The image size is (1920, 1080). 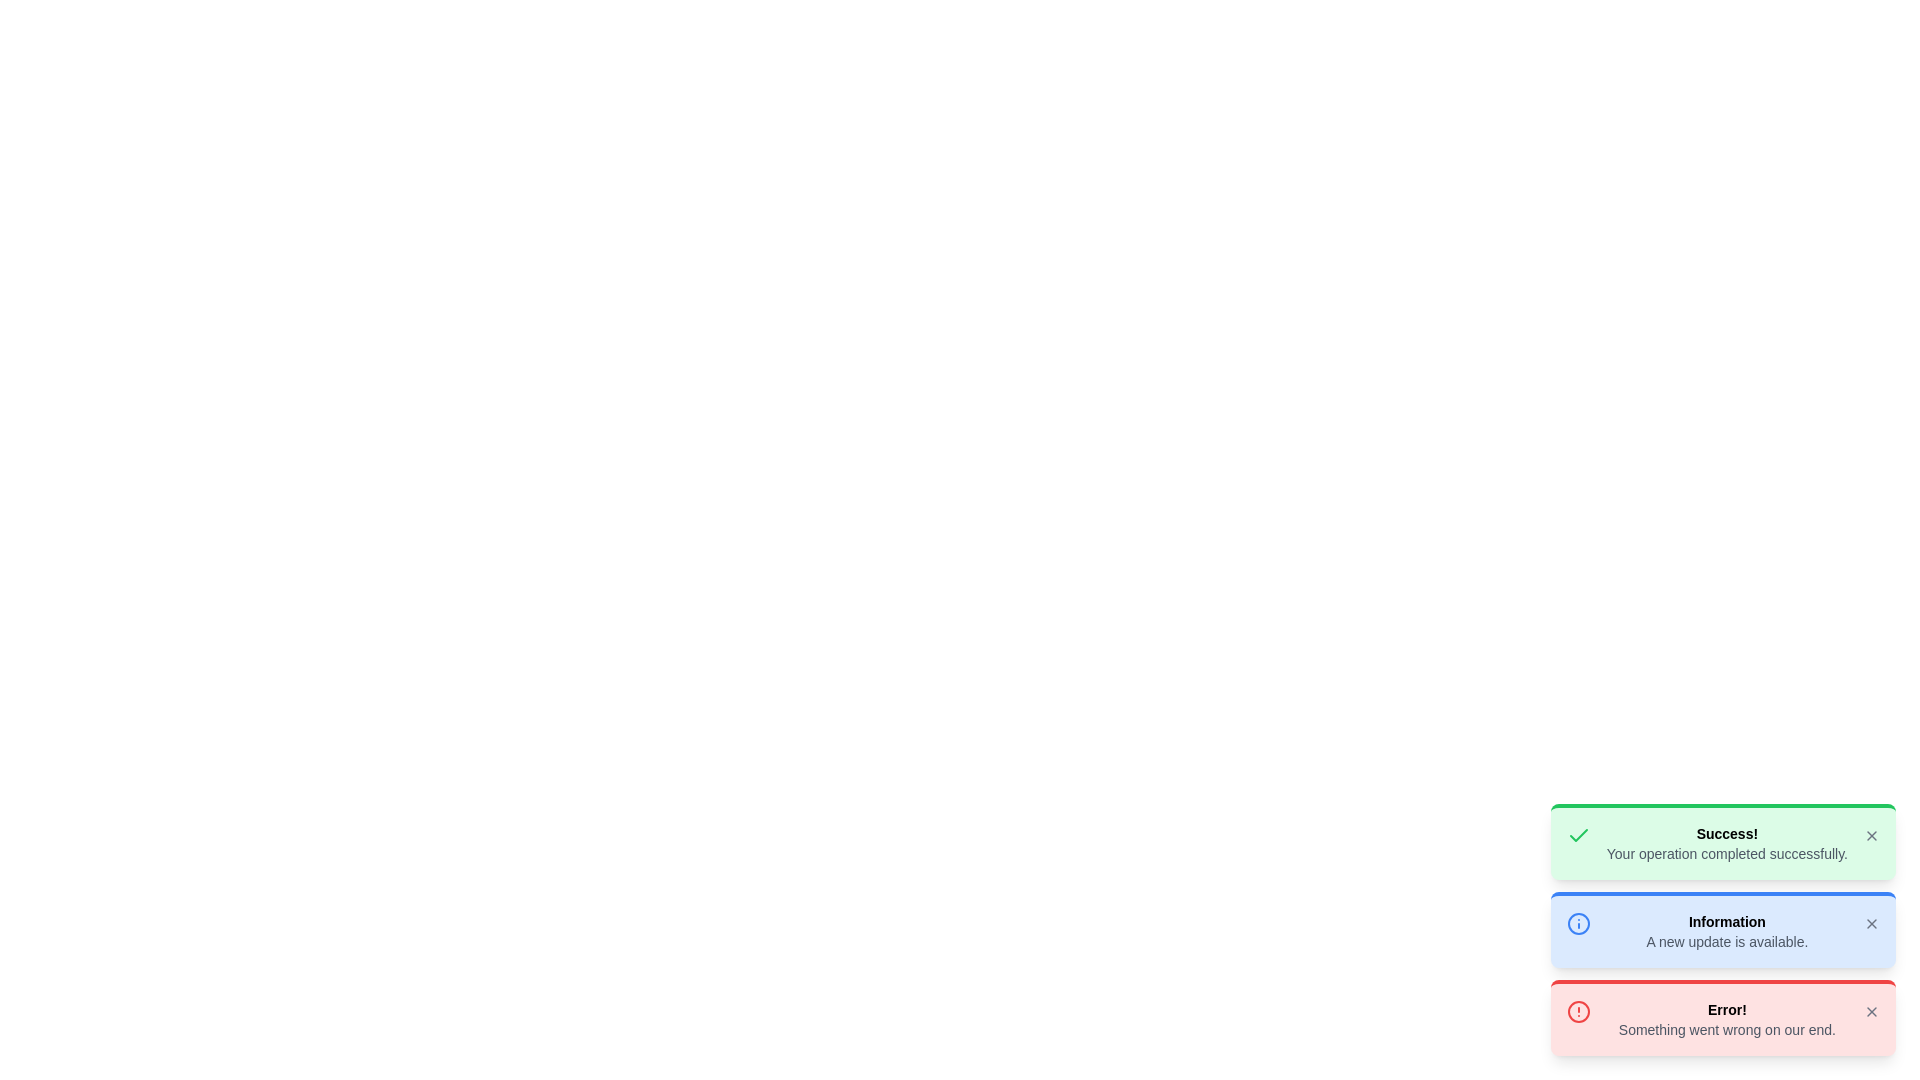 I want to click on the notification message text label that confirms the success of an operation, indicating that the action performed was successful. This element is static, so click(x=1726, y=844).